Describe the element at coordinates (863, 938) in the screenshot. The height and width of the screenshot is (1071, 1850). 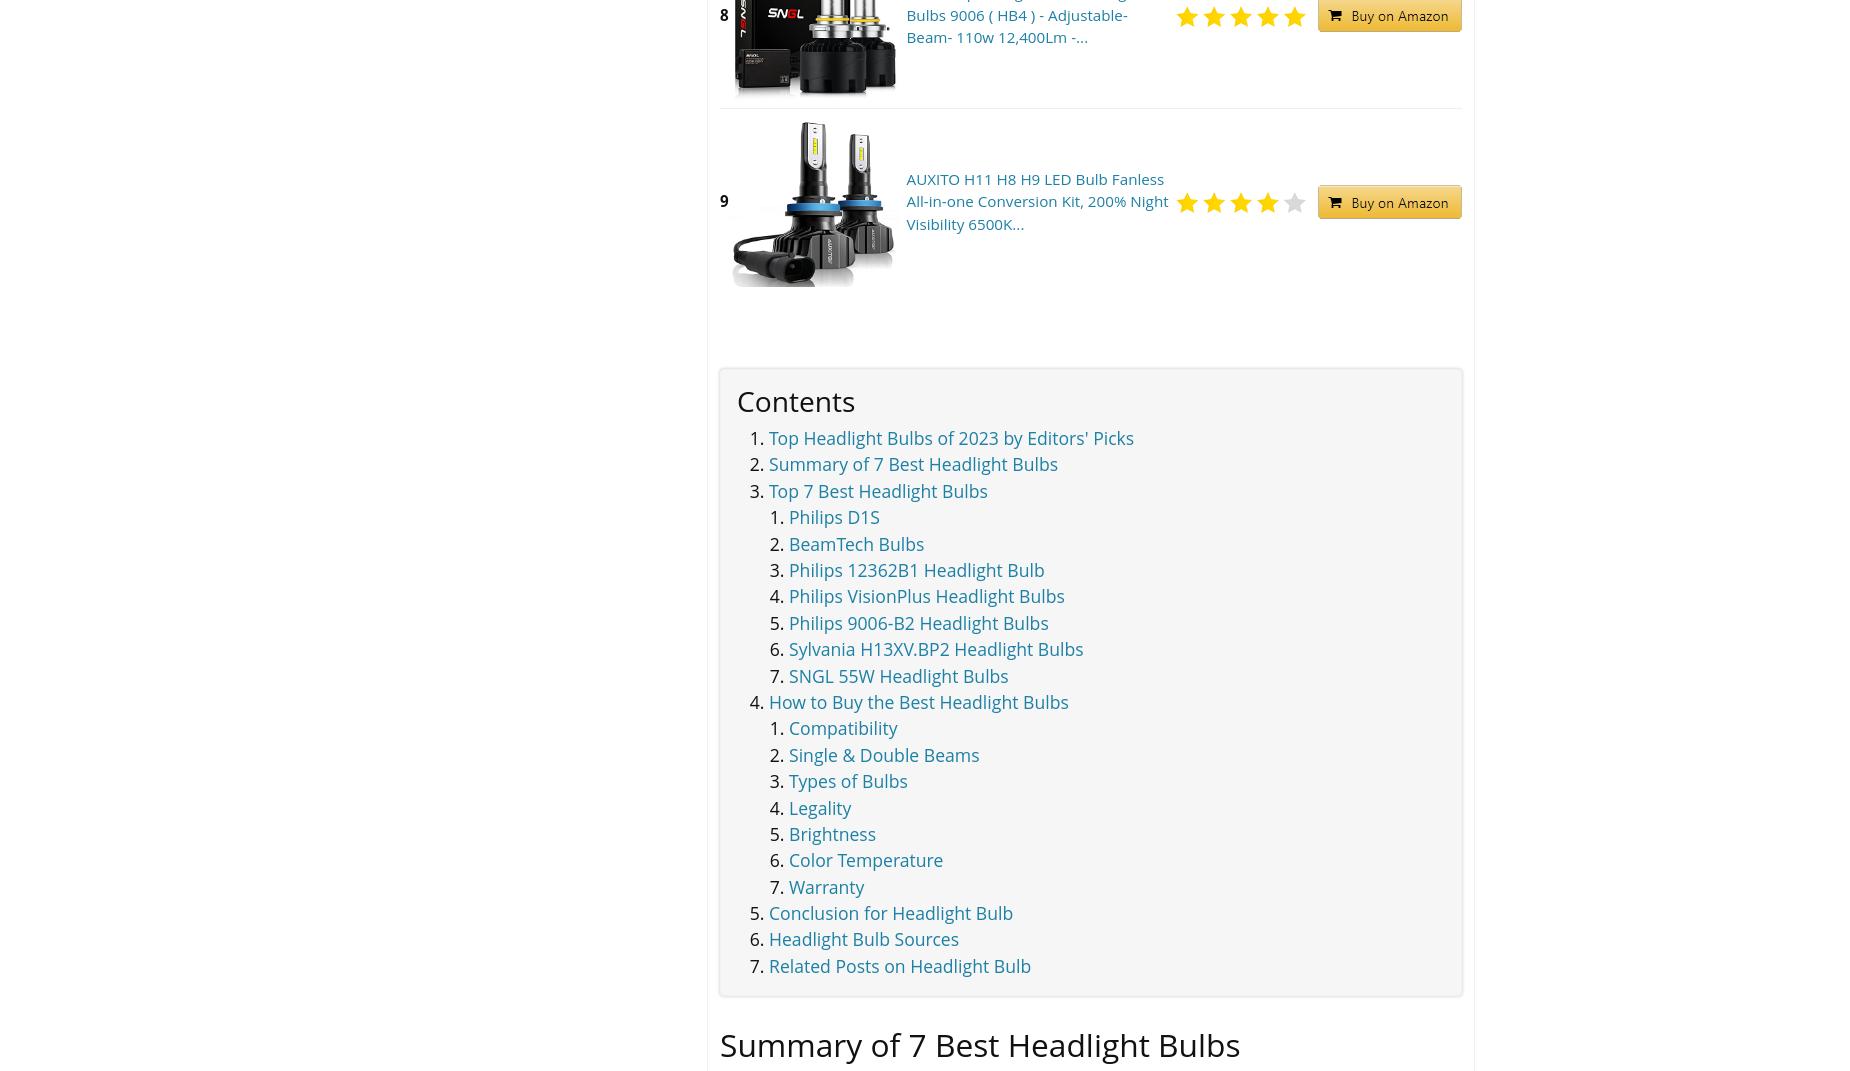
I see `'Headlight Bulb Sources'` at that location.